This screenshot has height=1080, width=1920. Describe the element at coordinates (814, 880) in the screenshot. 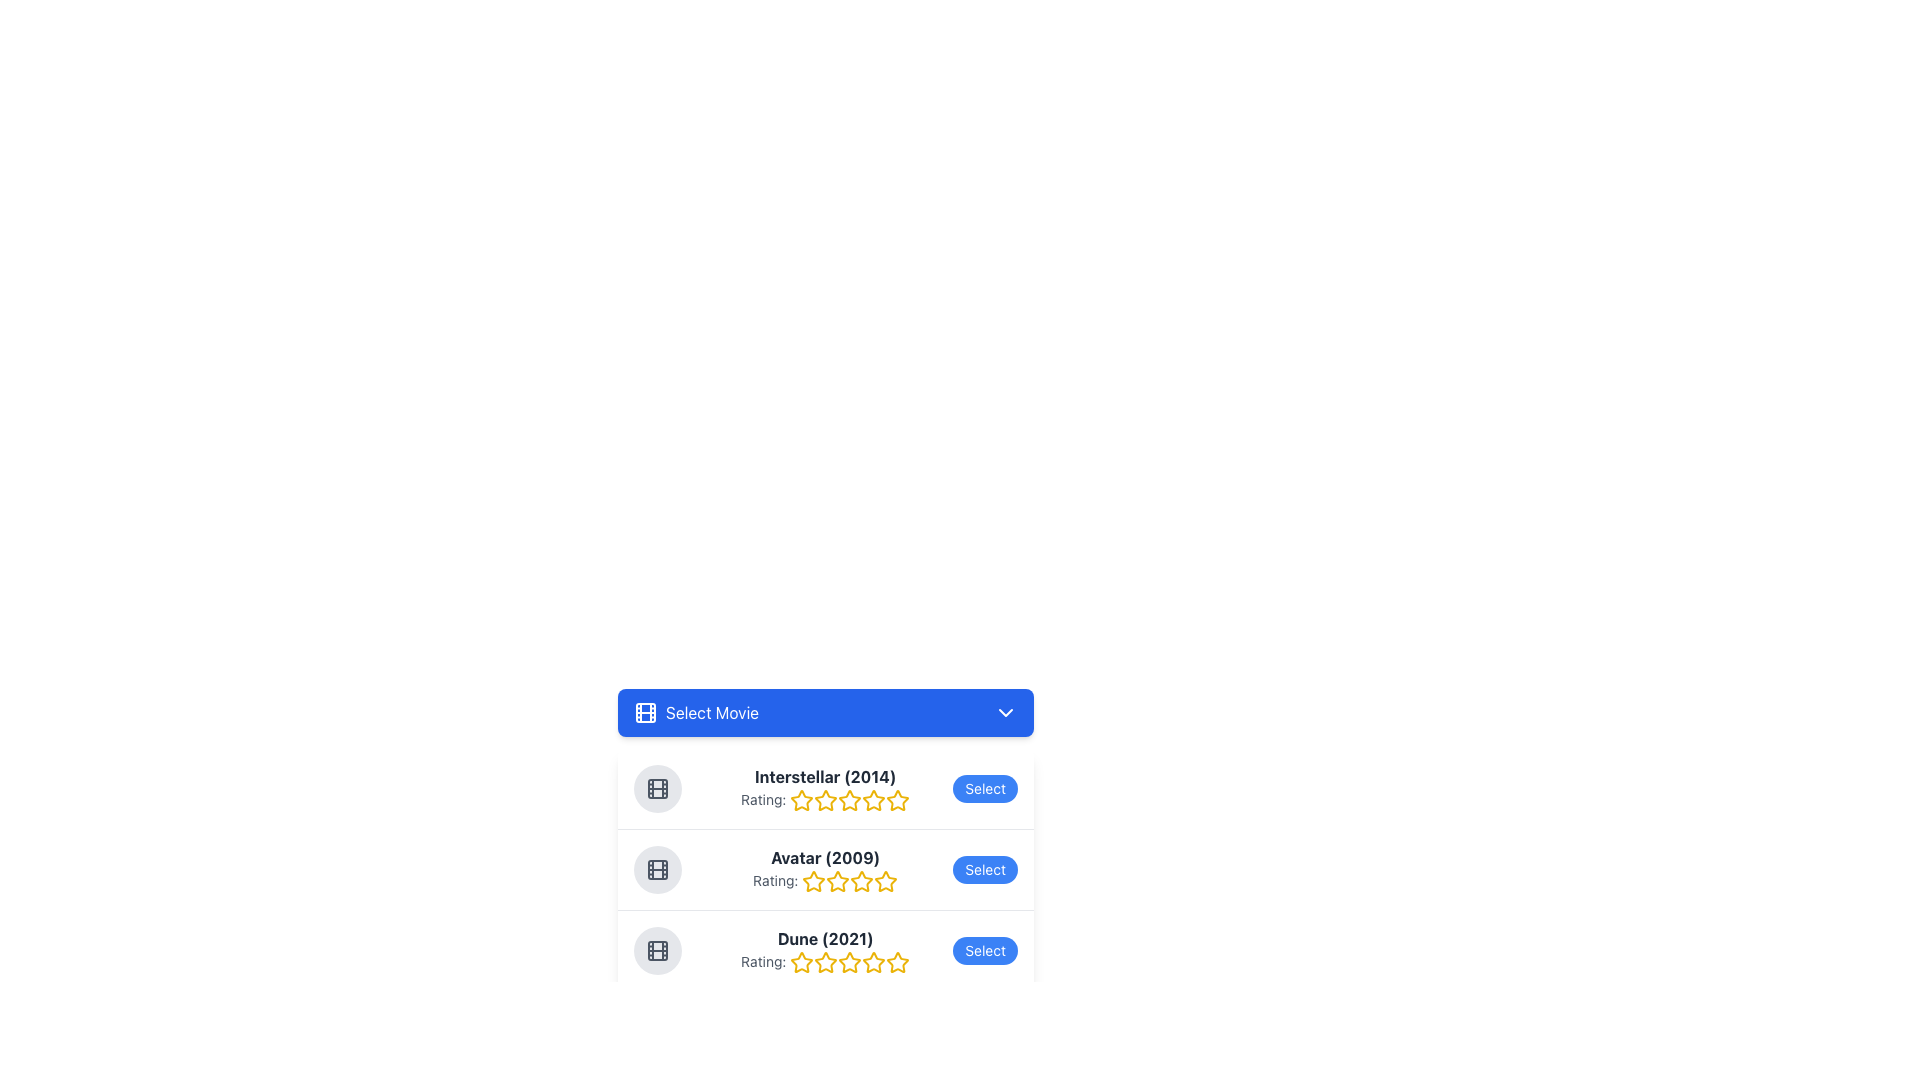

I see `the second star in the rating system for the movie 'Avatar (2009)' to rate at level 2` at that location.